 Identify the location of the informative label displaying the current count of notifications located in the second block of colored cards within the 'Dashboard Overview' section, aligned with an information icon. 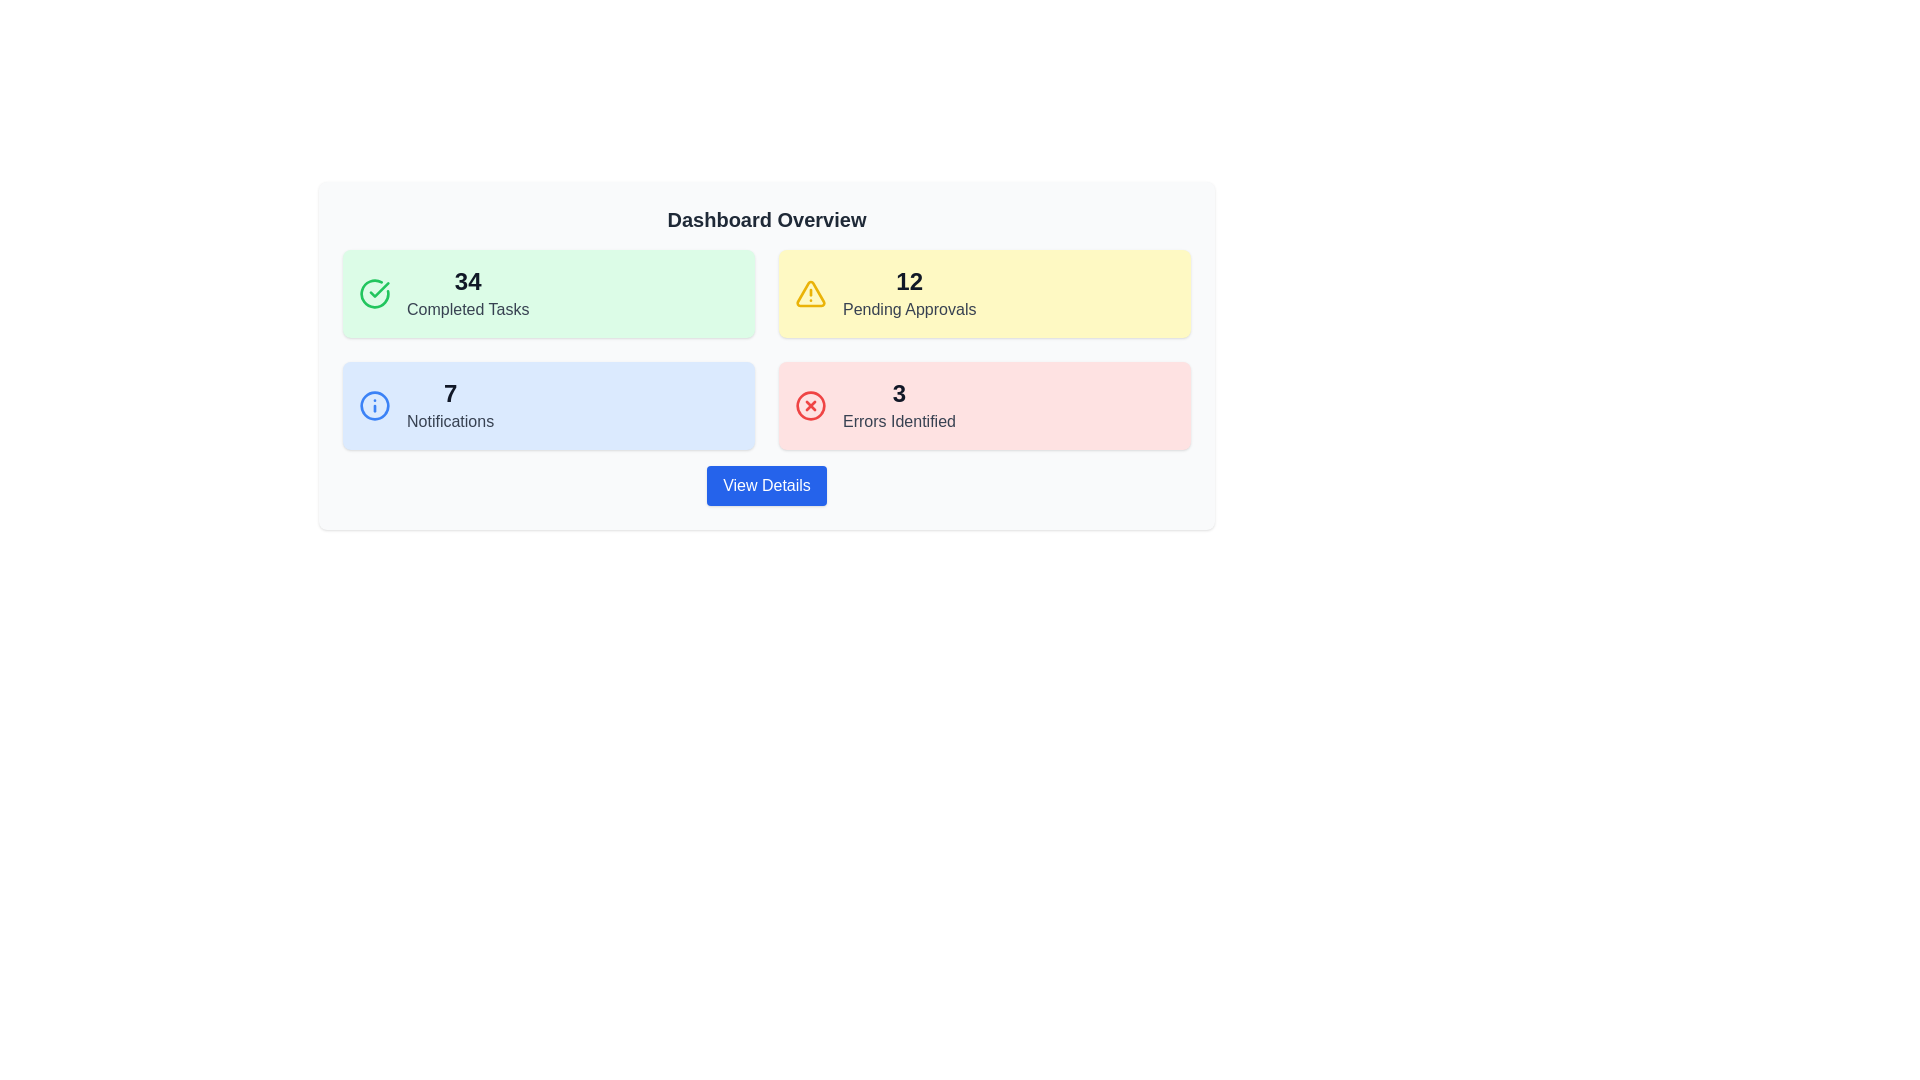
(449, 405).